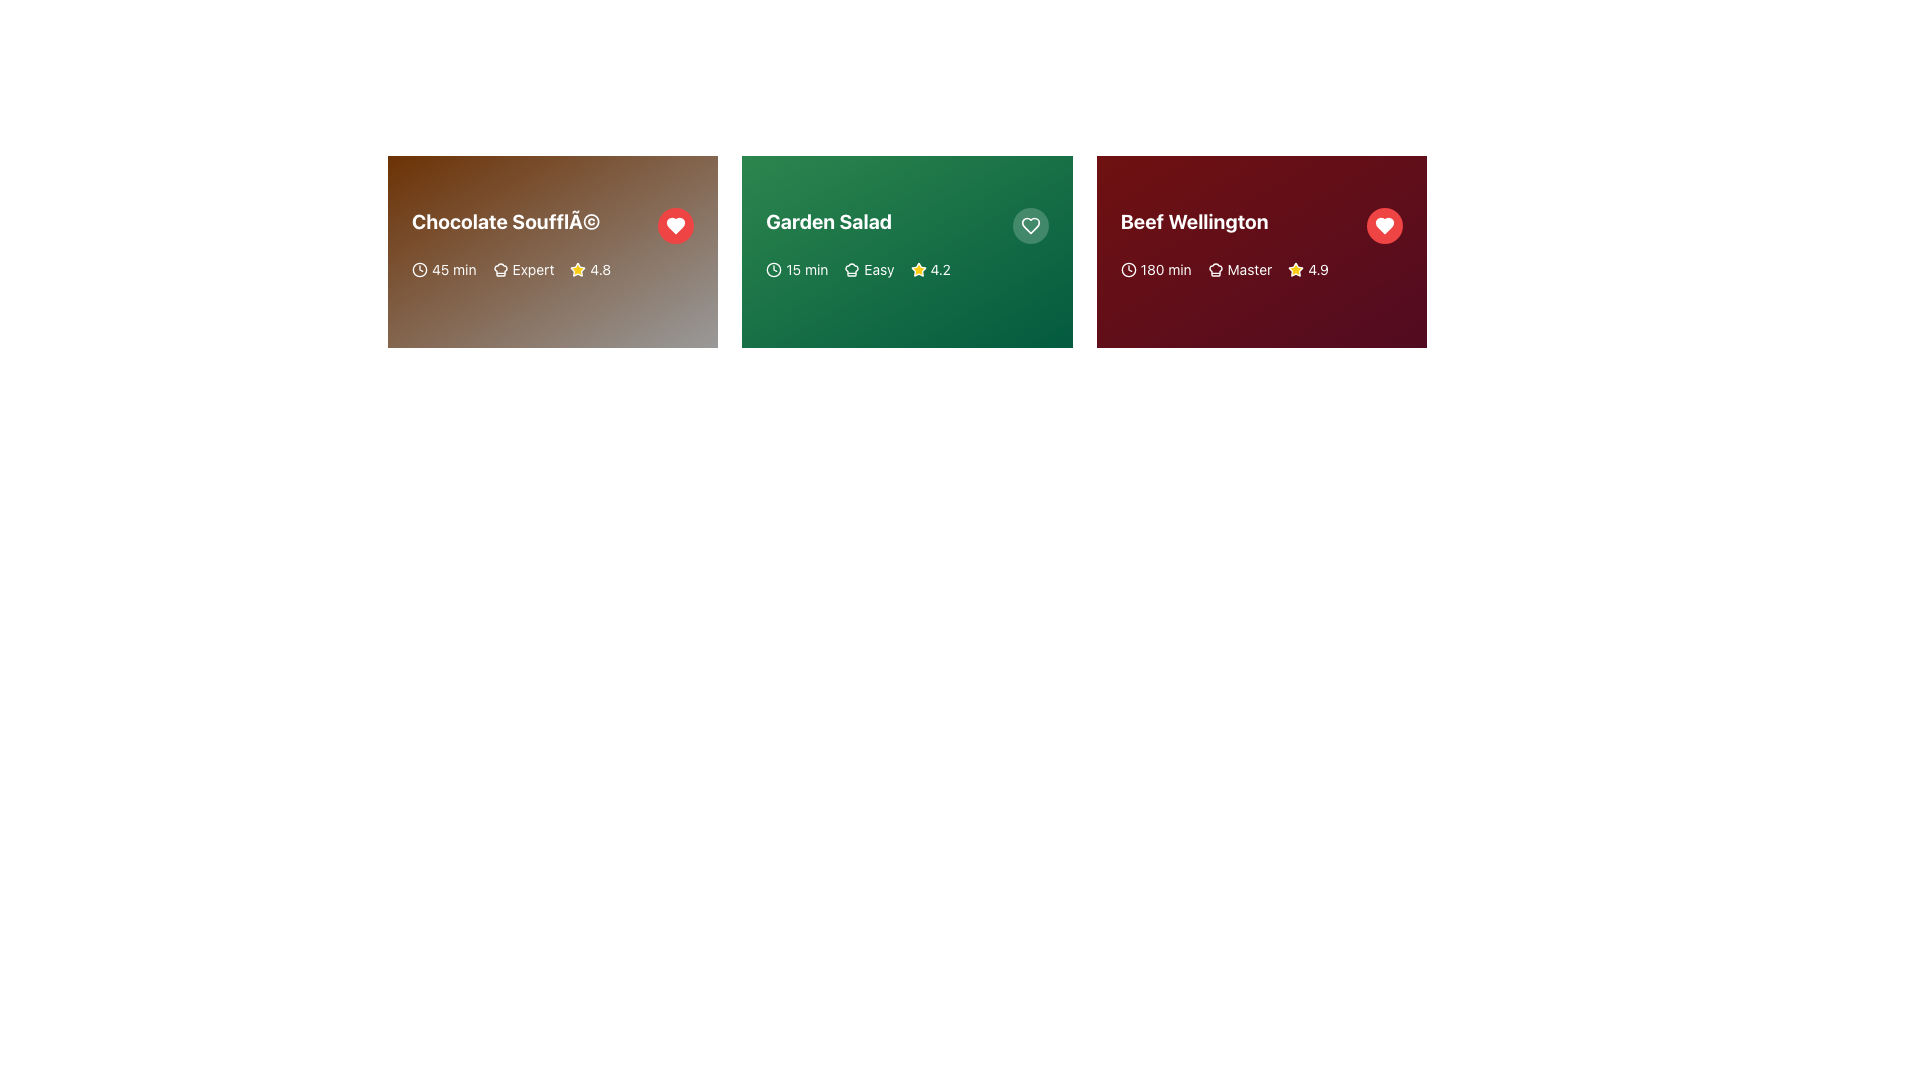  I want to click on the chef's hat icon located to the left of the text 'Master' in the difficulty section of the 'Beef Wellington' card, so click(1214, 270).